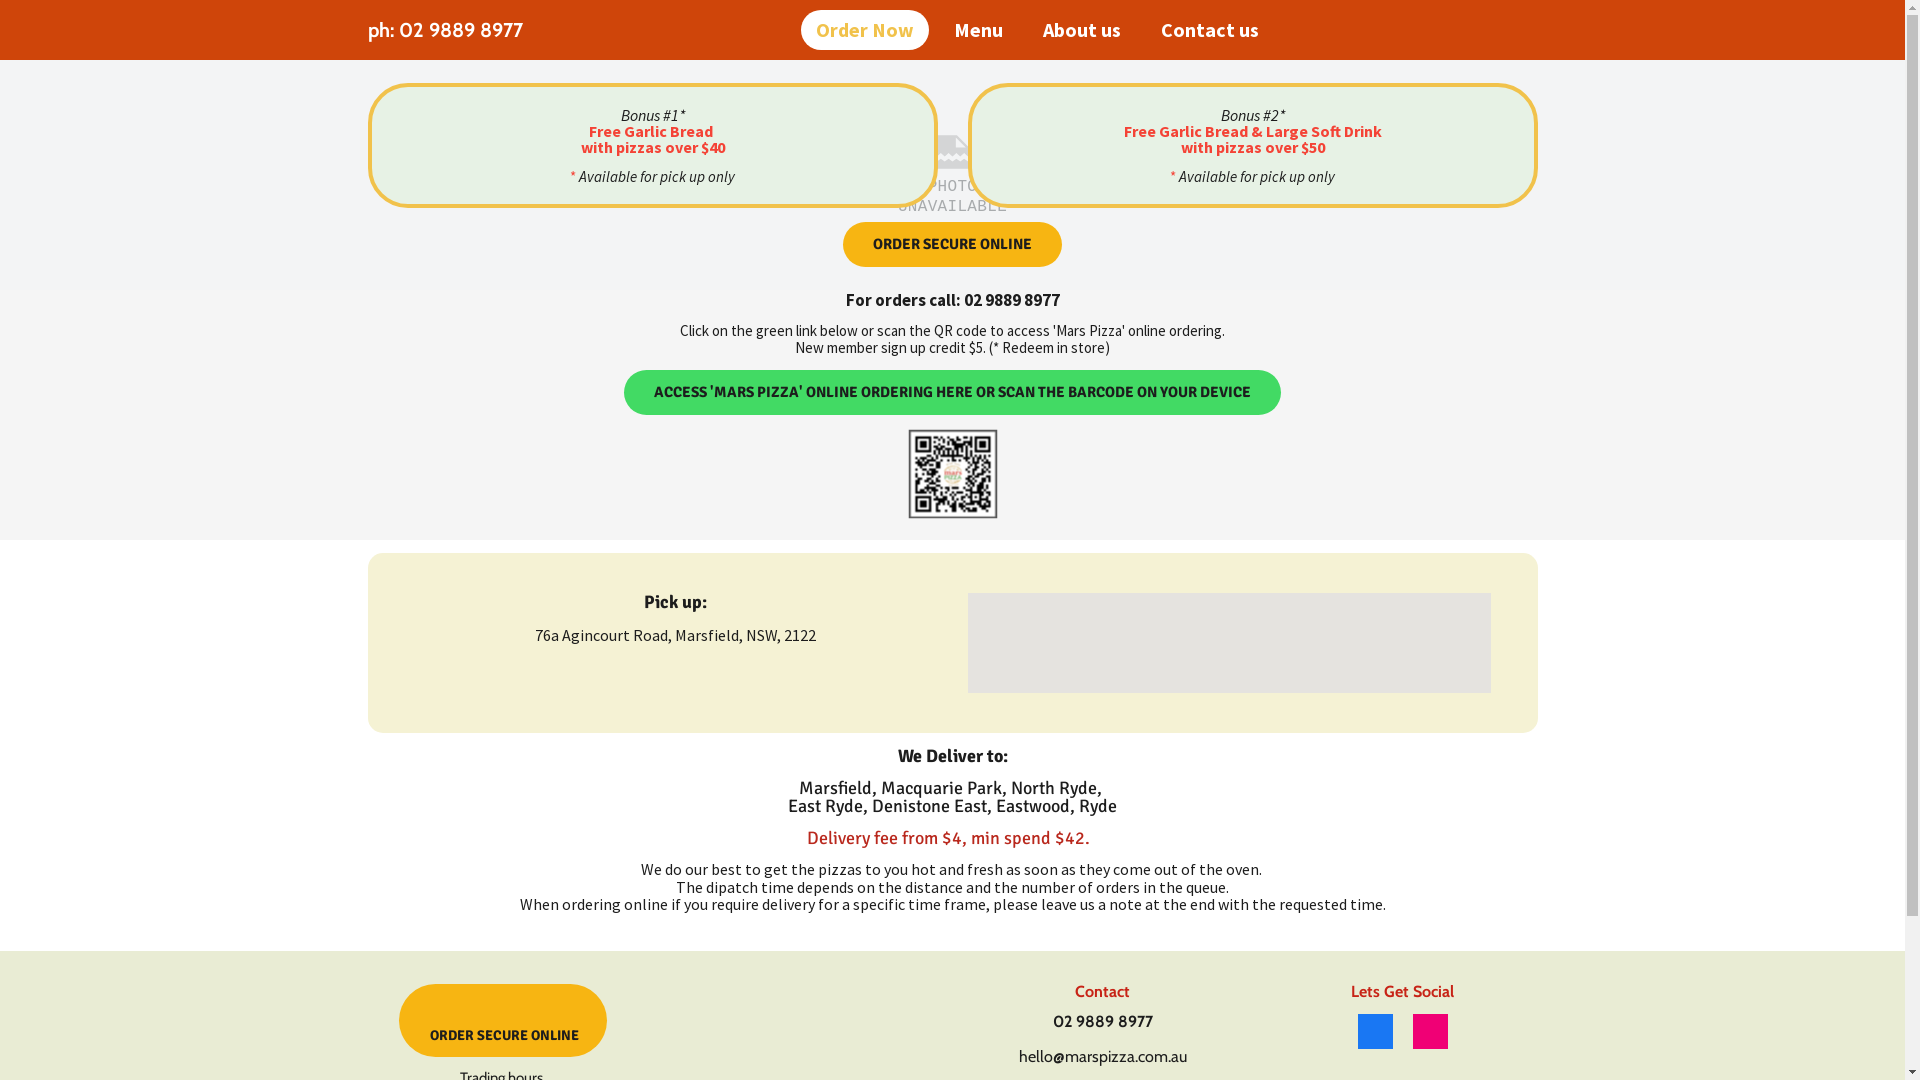  What do you see at coordinates (978, 30) in the screenshot?
I see `'Menu'` at bounding box center [978, 30].